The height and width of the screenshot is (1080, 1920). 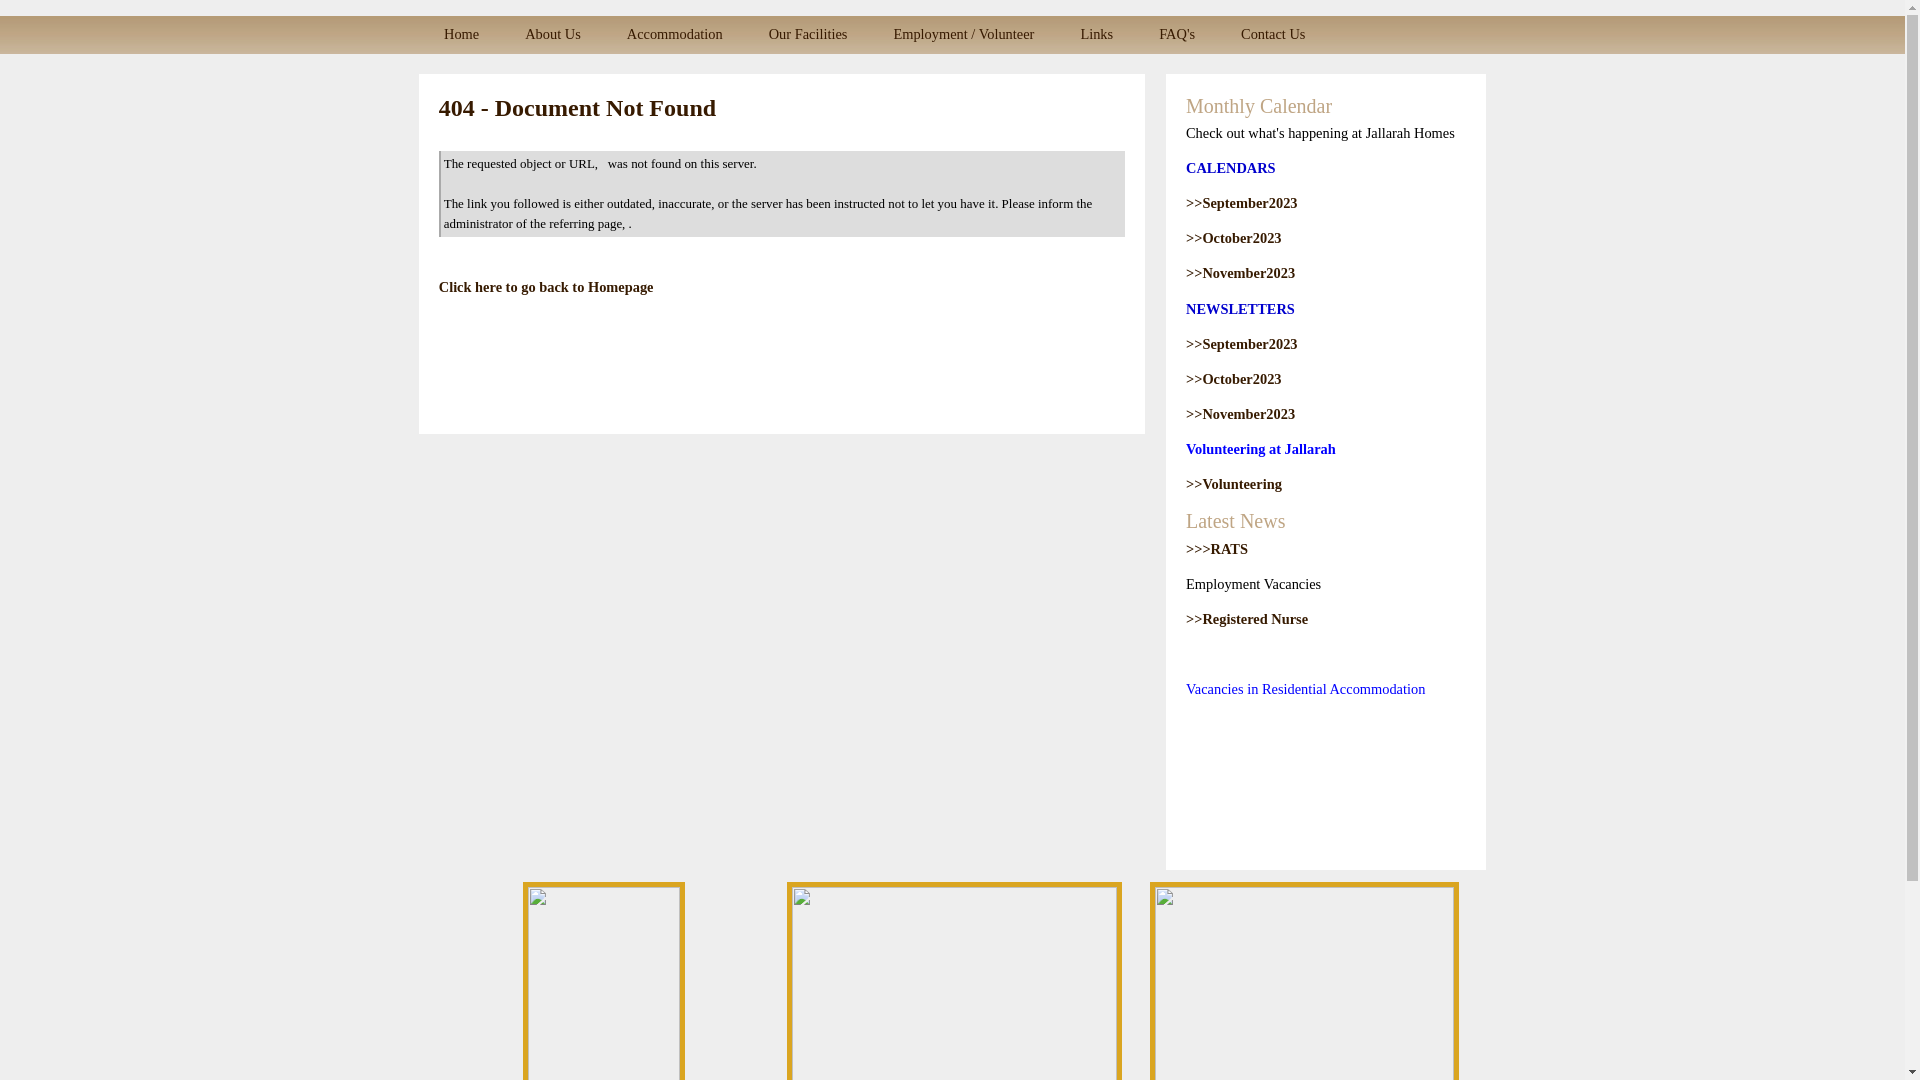 I want to click on 'Home', so click(x=420, y=34).